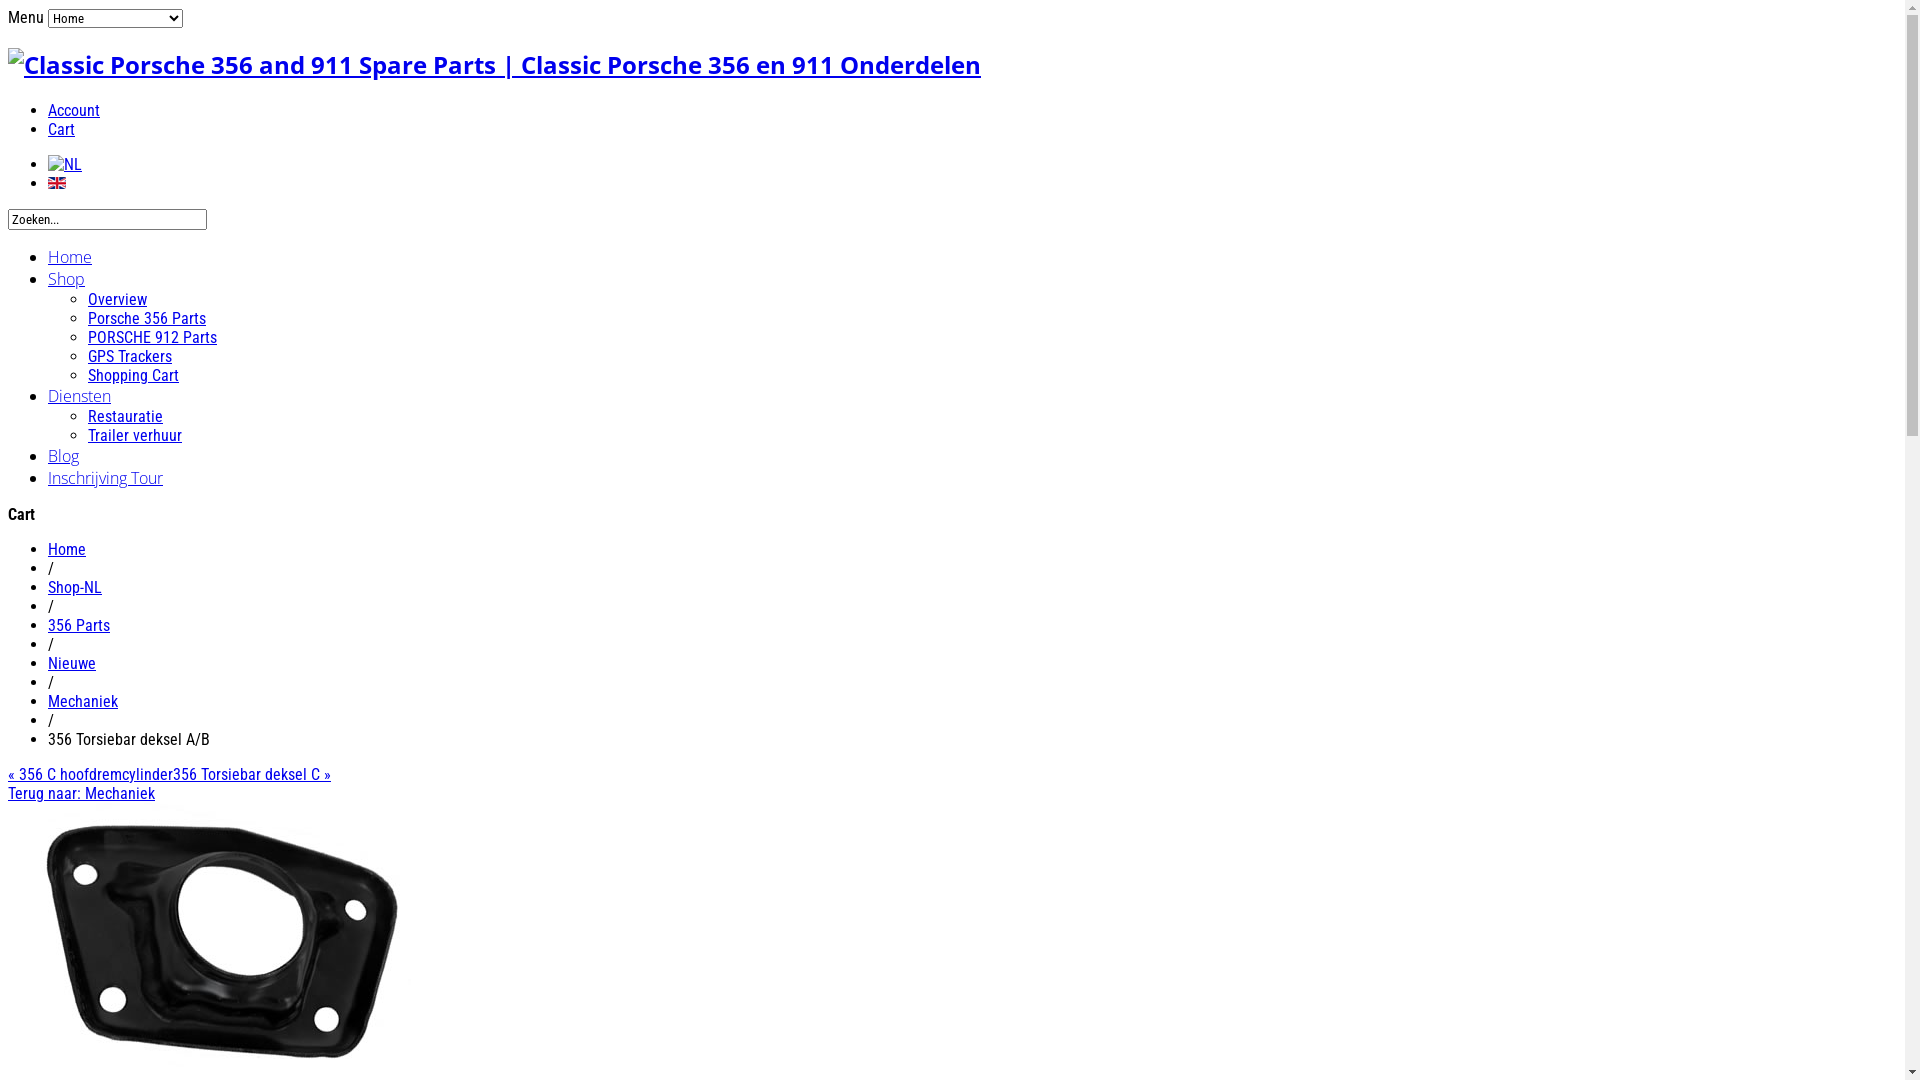 The height and width of the screenshot is (1080, 1920). What do you see at coordinates (48, 396) in the screenshot?
I see `'Diensten'` at bounding box center [48, 396].